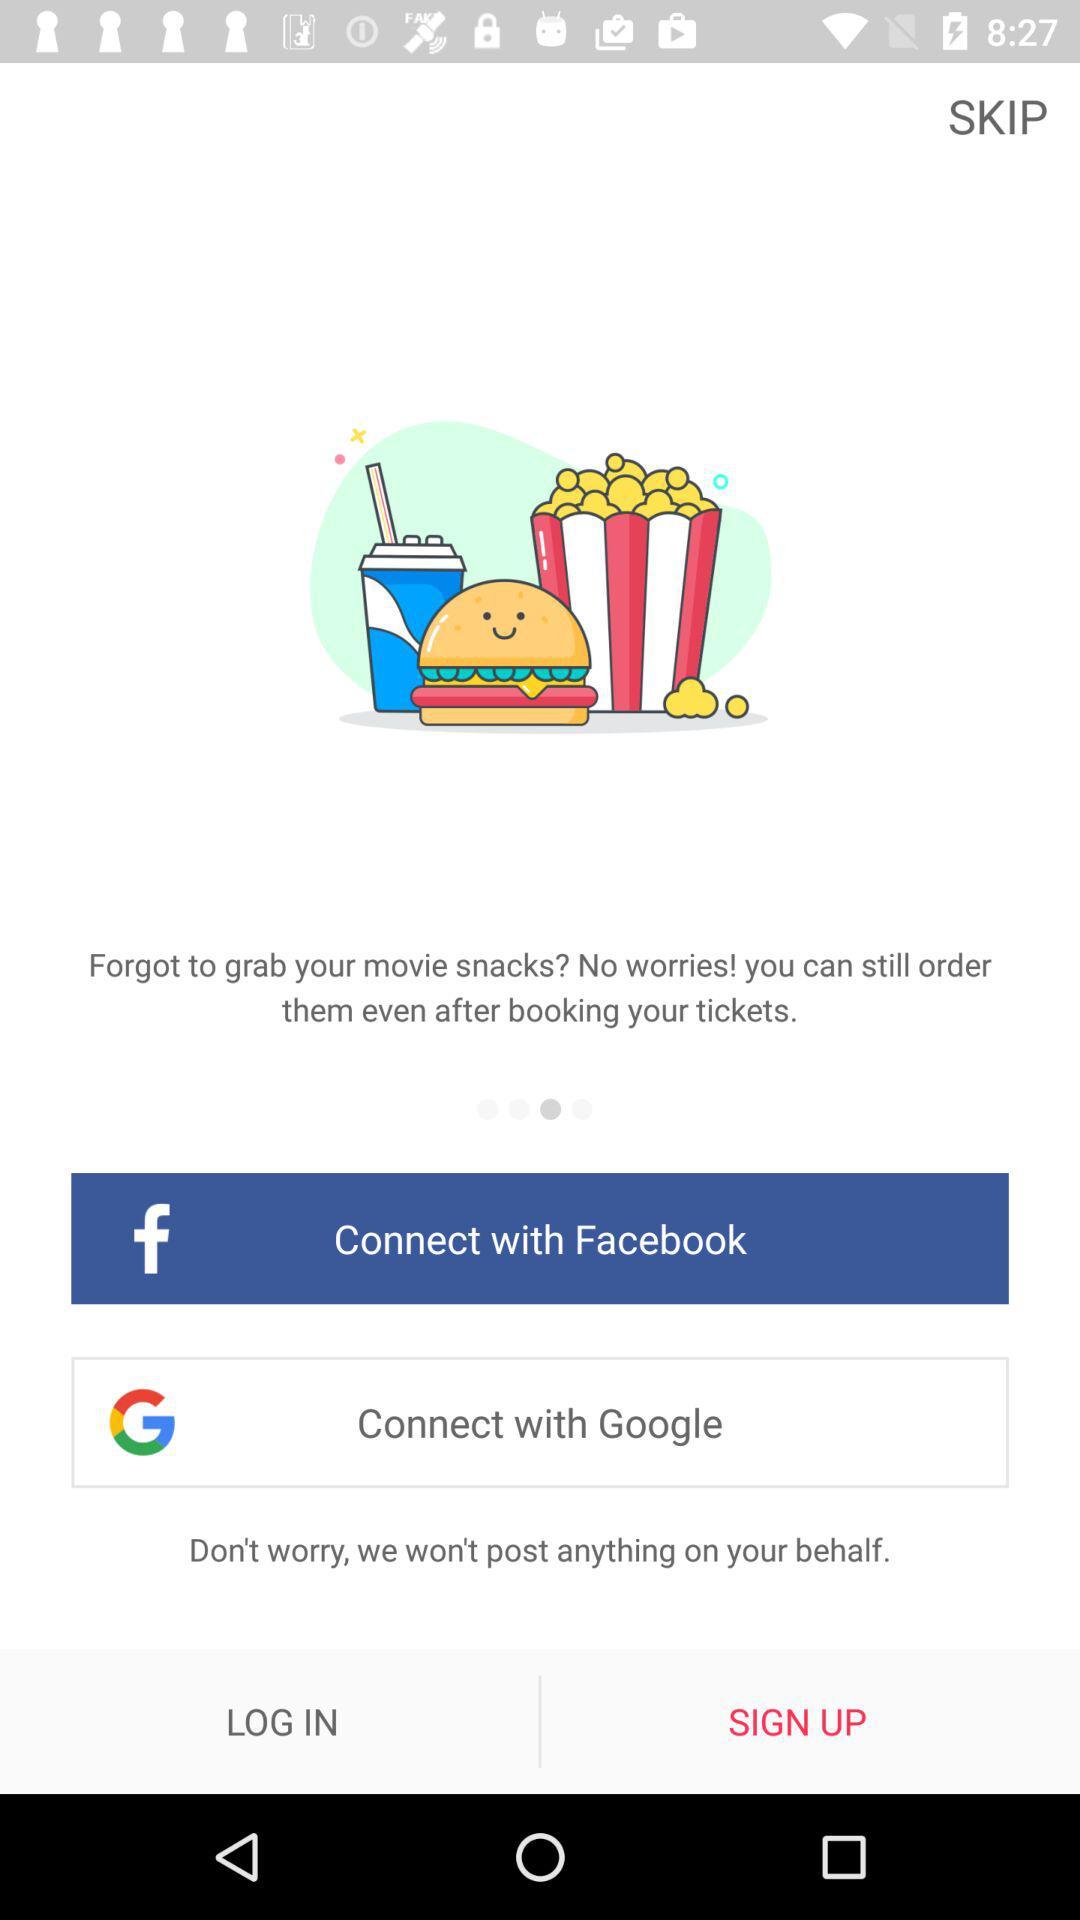 The width and height of the screenshot is (1080, 1920). I want to click on the sign up icon, so click(796, 1720).